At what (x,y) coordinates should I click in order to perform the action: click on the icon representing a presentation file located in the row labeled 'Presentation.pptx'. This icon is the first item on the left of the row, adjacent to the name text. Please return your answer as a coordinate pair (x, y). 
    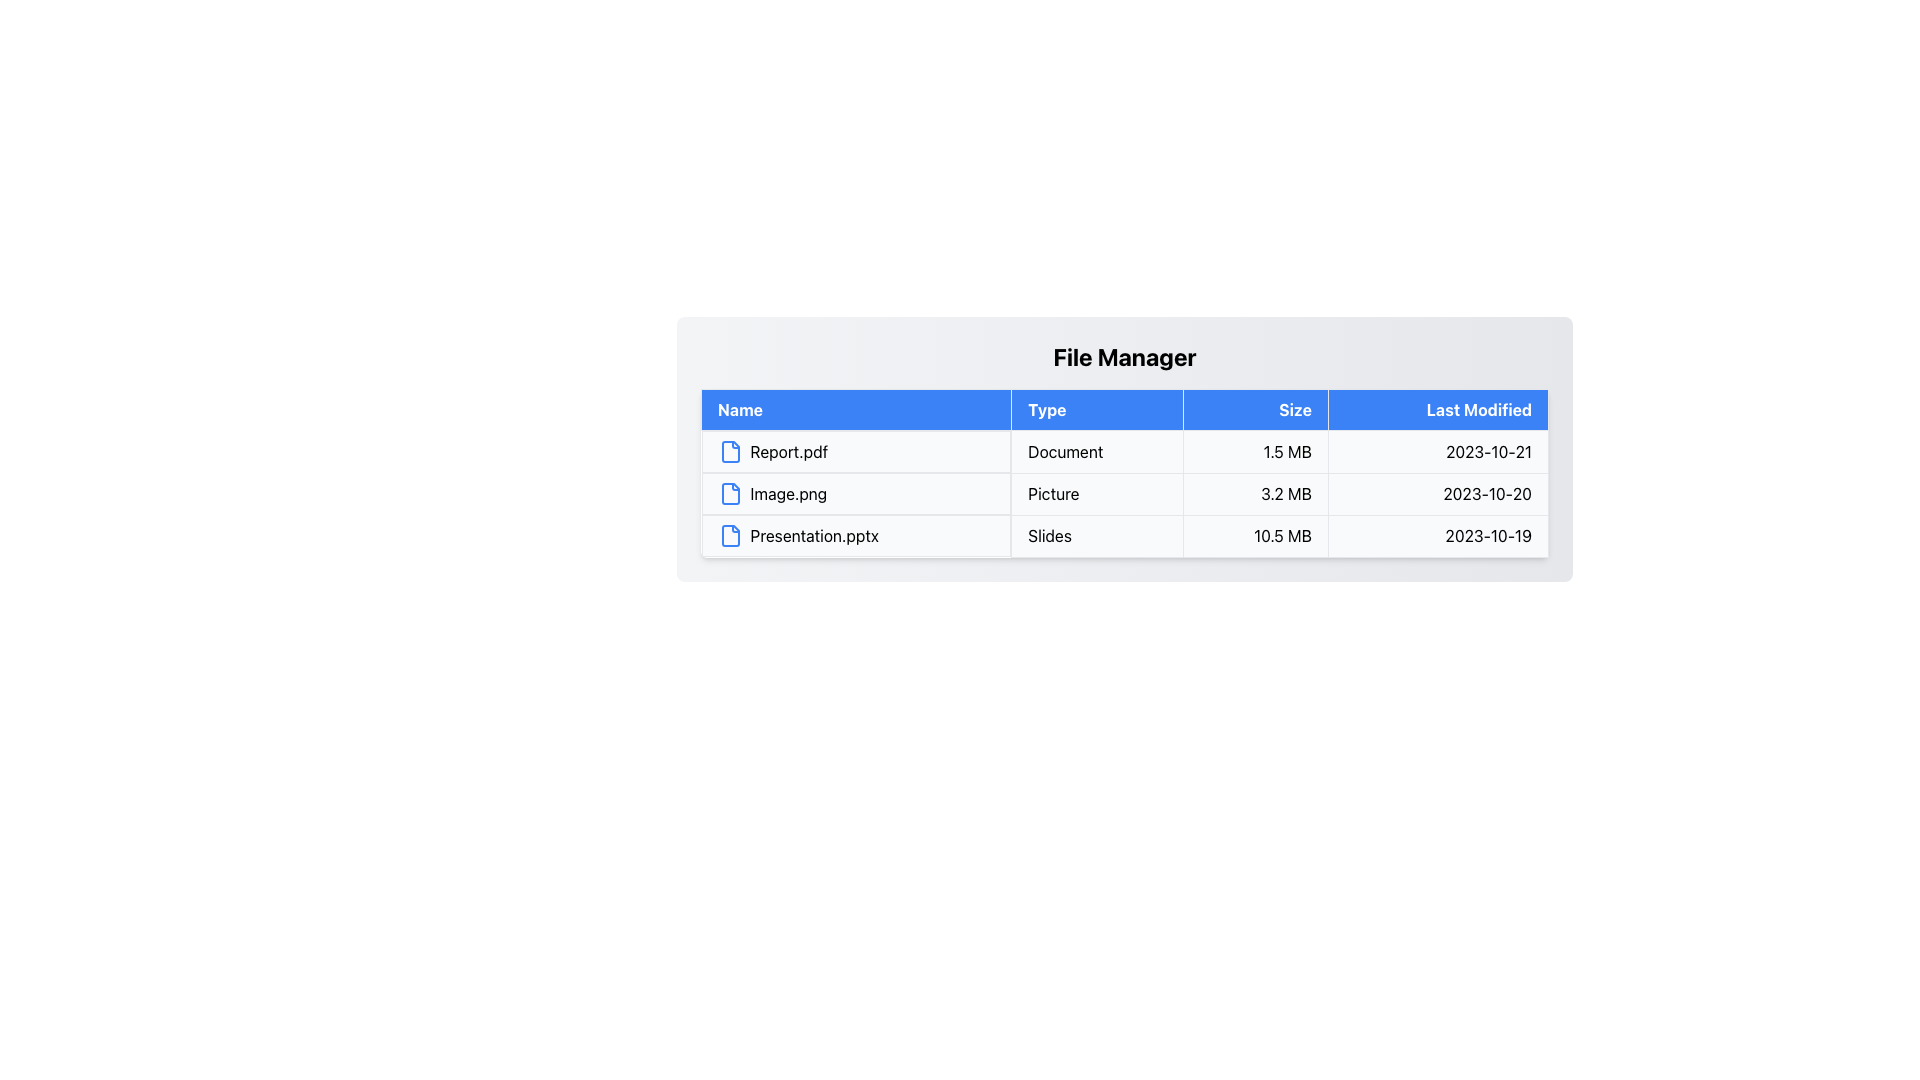
    Looking at the image, I should click on (729, 535).